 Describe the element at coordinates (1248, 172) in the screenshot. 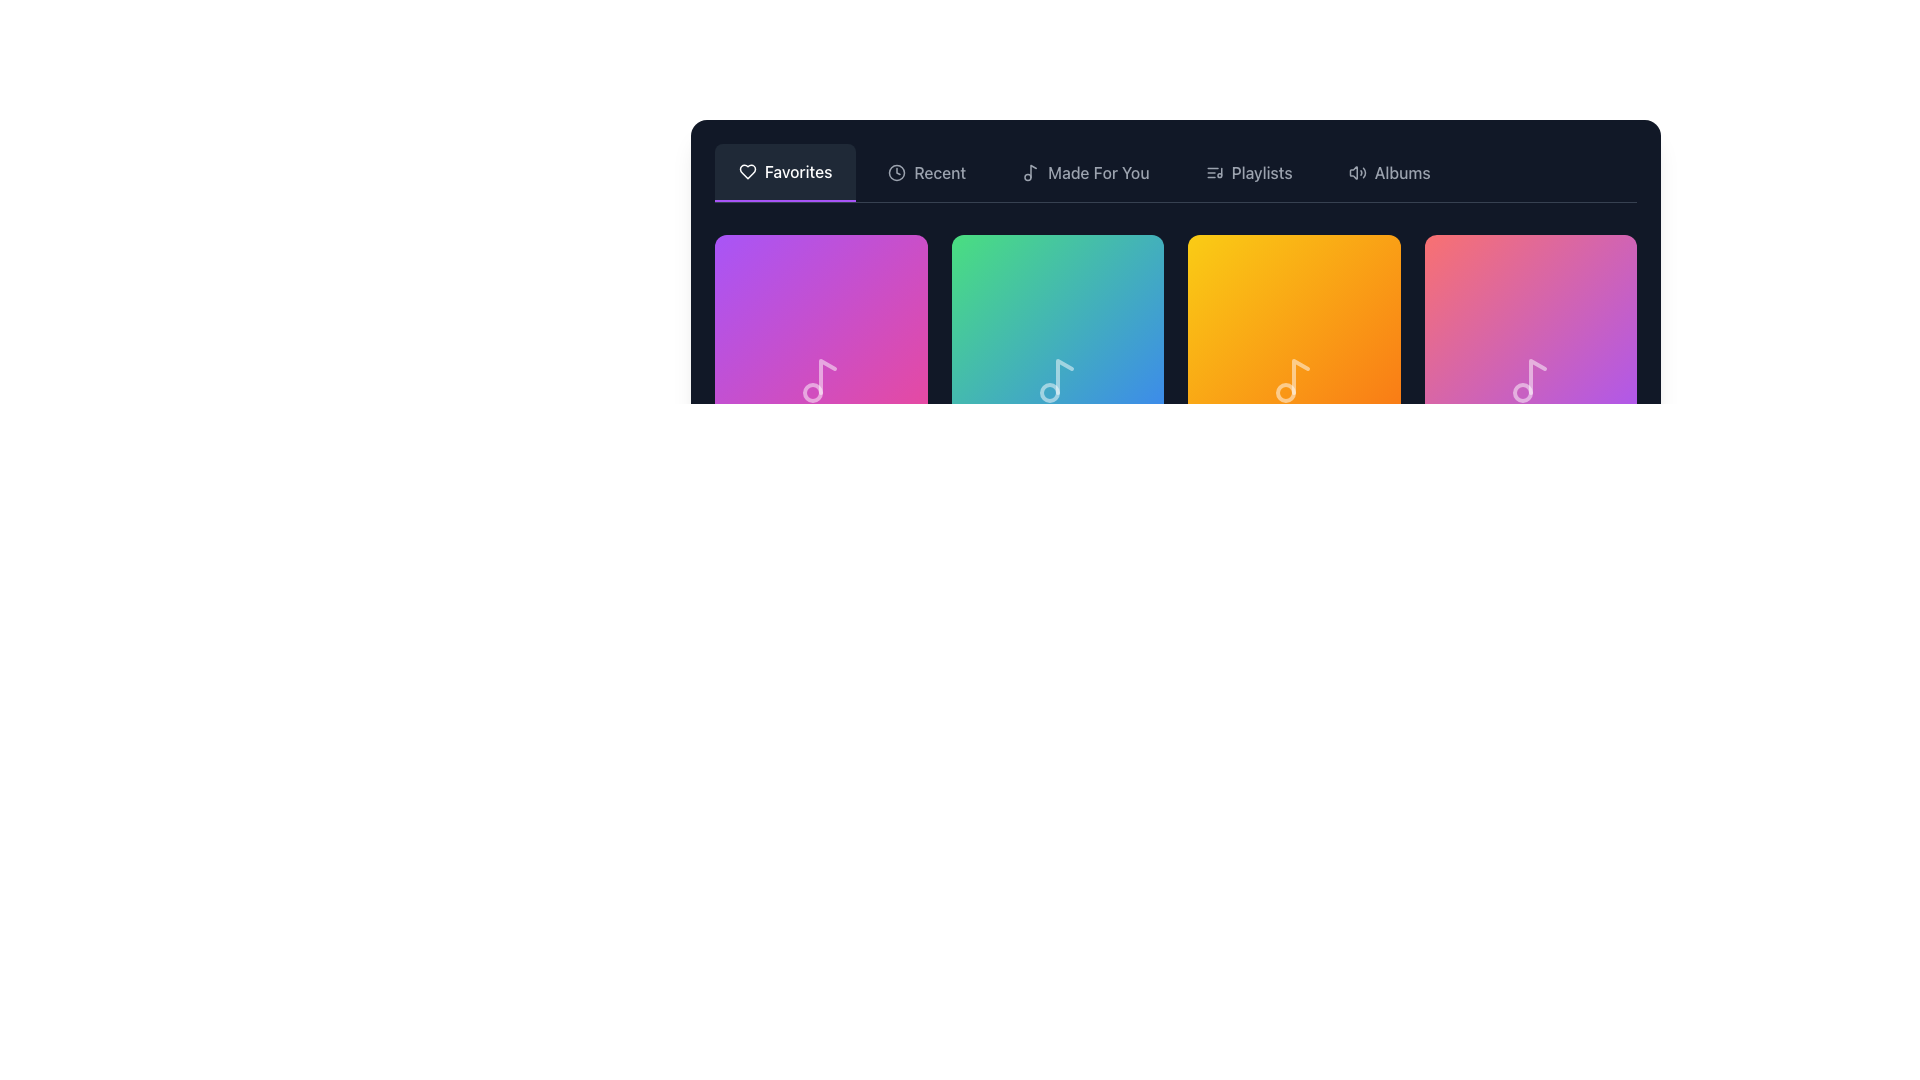

I see `the navigational button for 'Playlists' located in the navigation bar, which is the fourth item from the left` at that location.